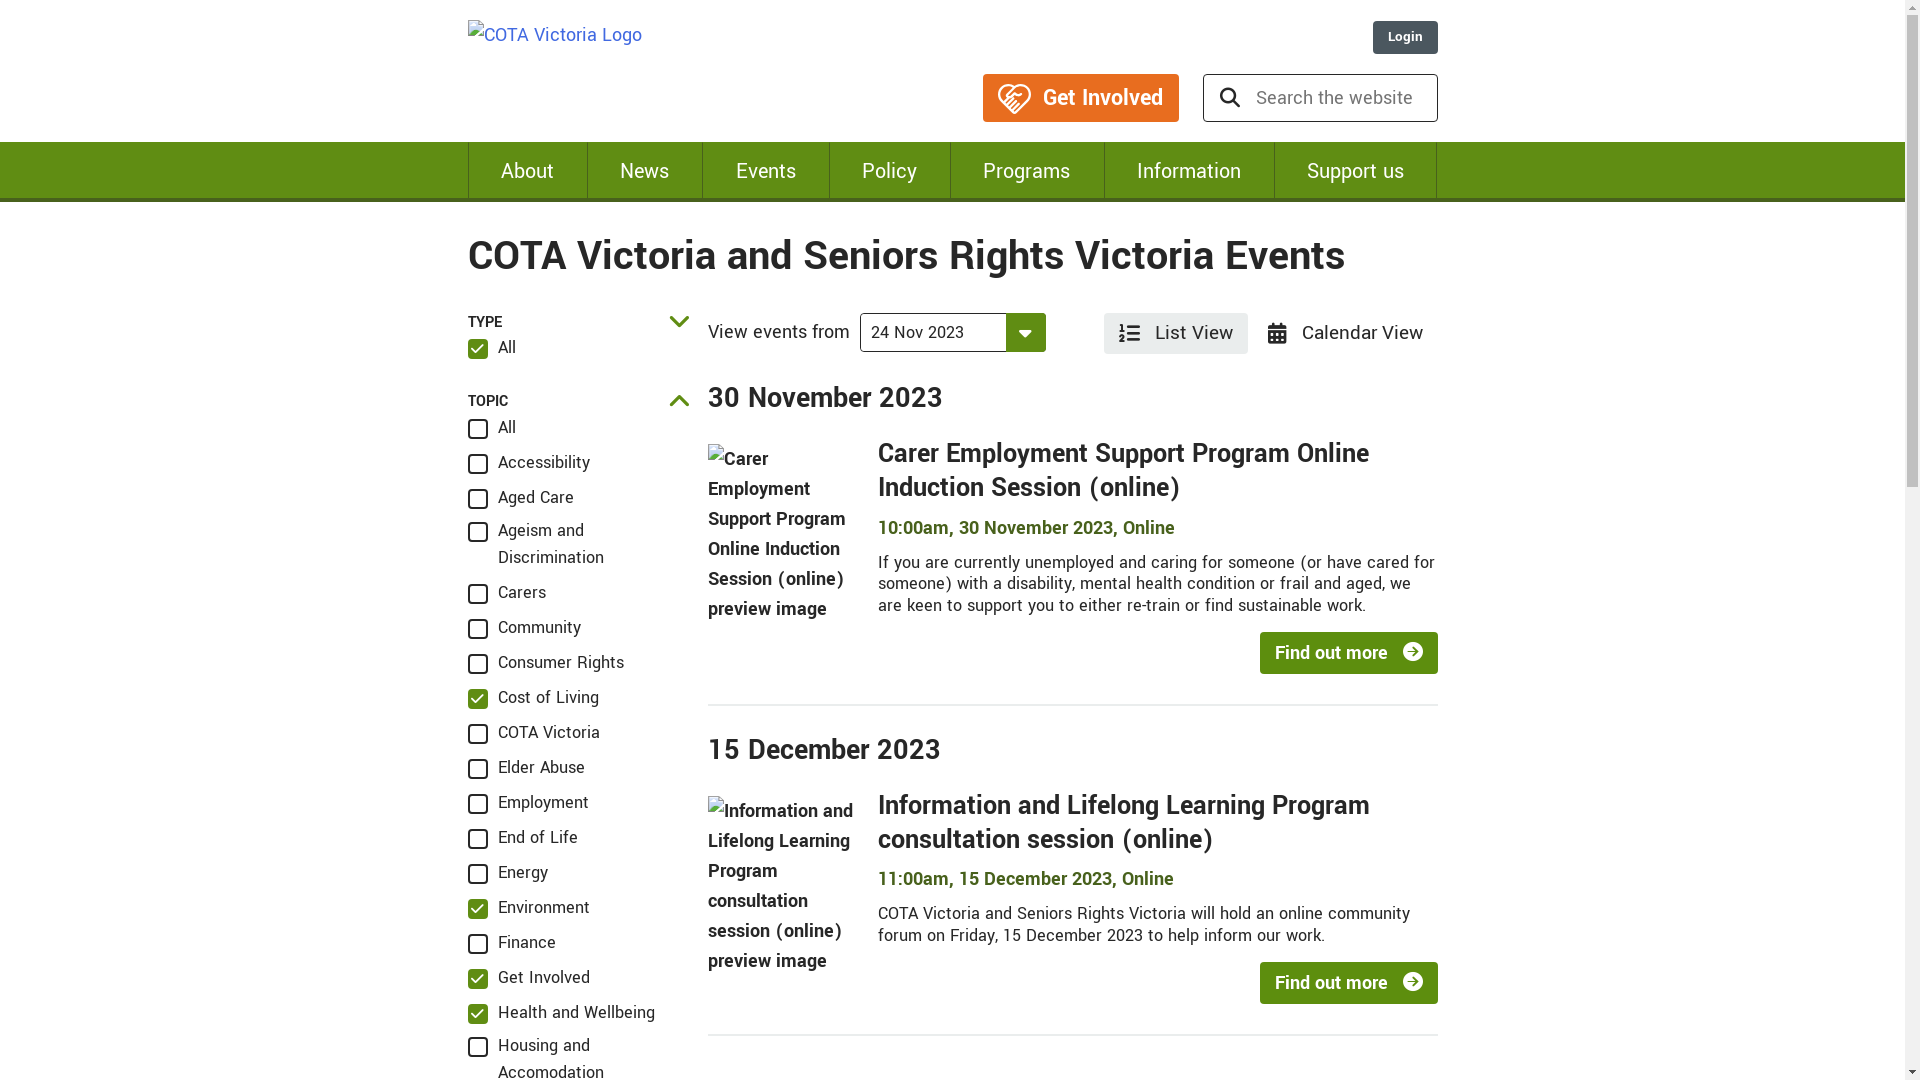  Describe the element at coordinates (523, 837) in the screenshot. I see `'End of Life'` at that location.